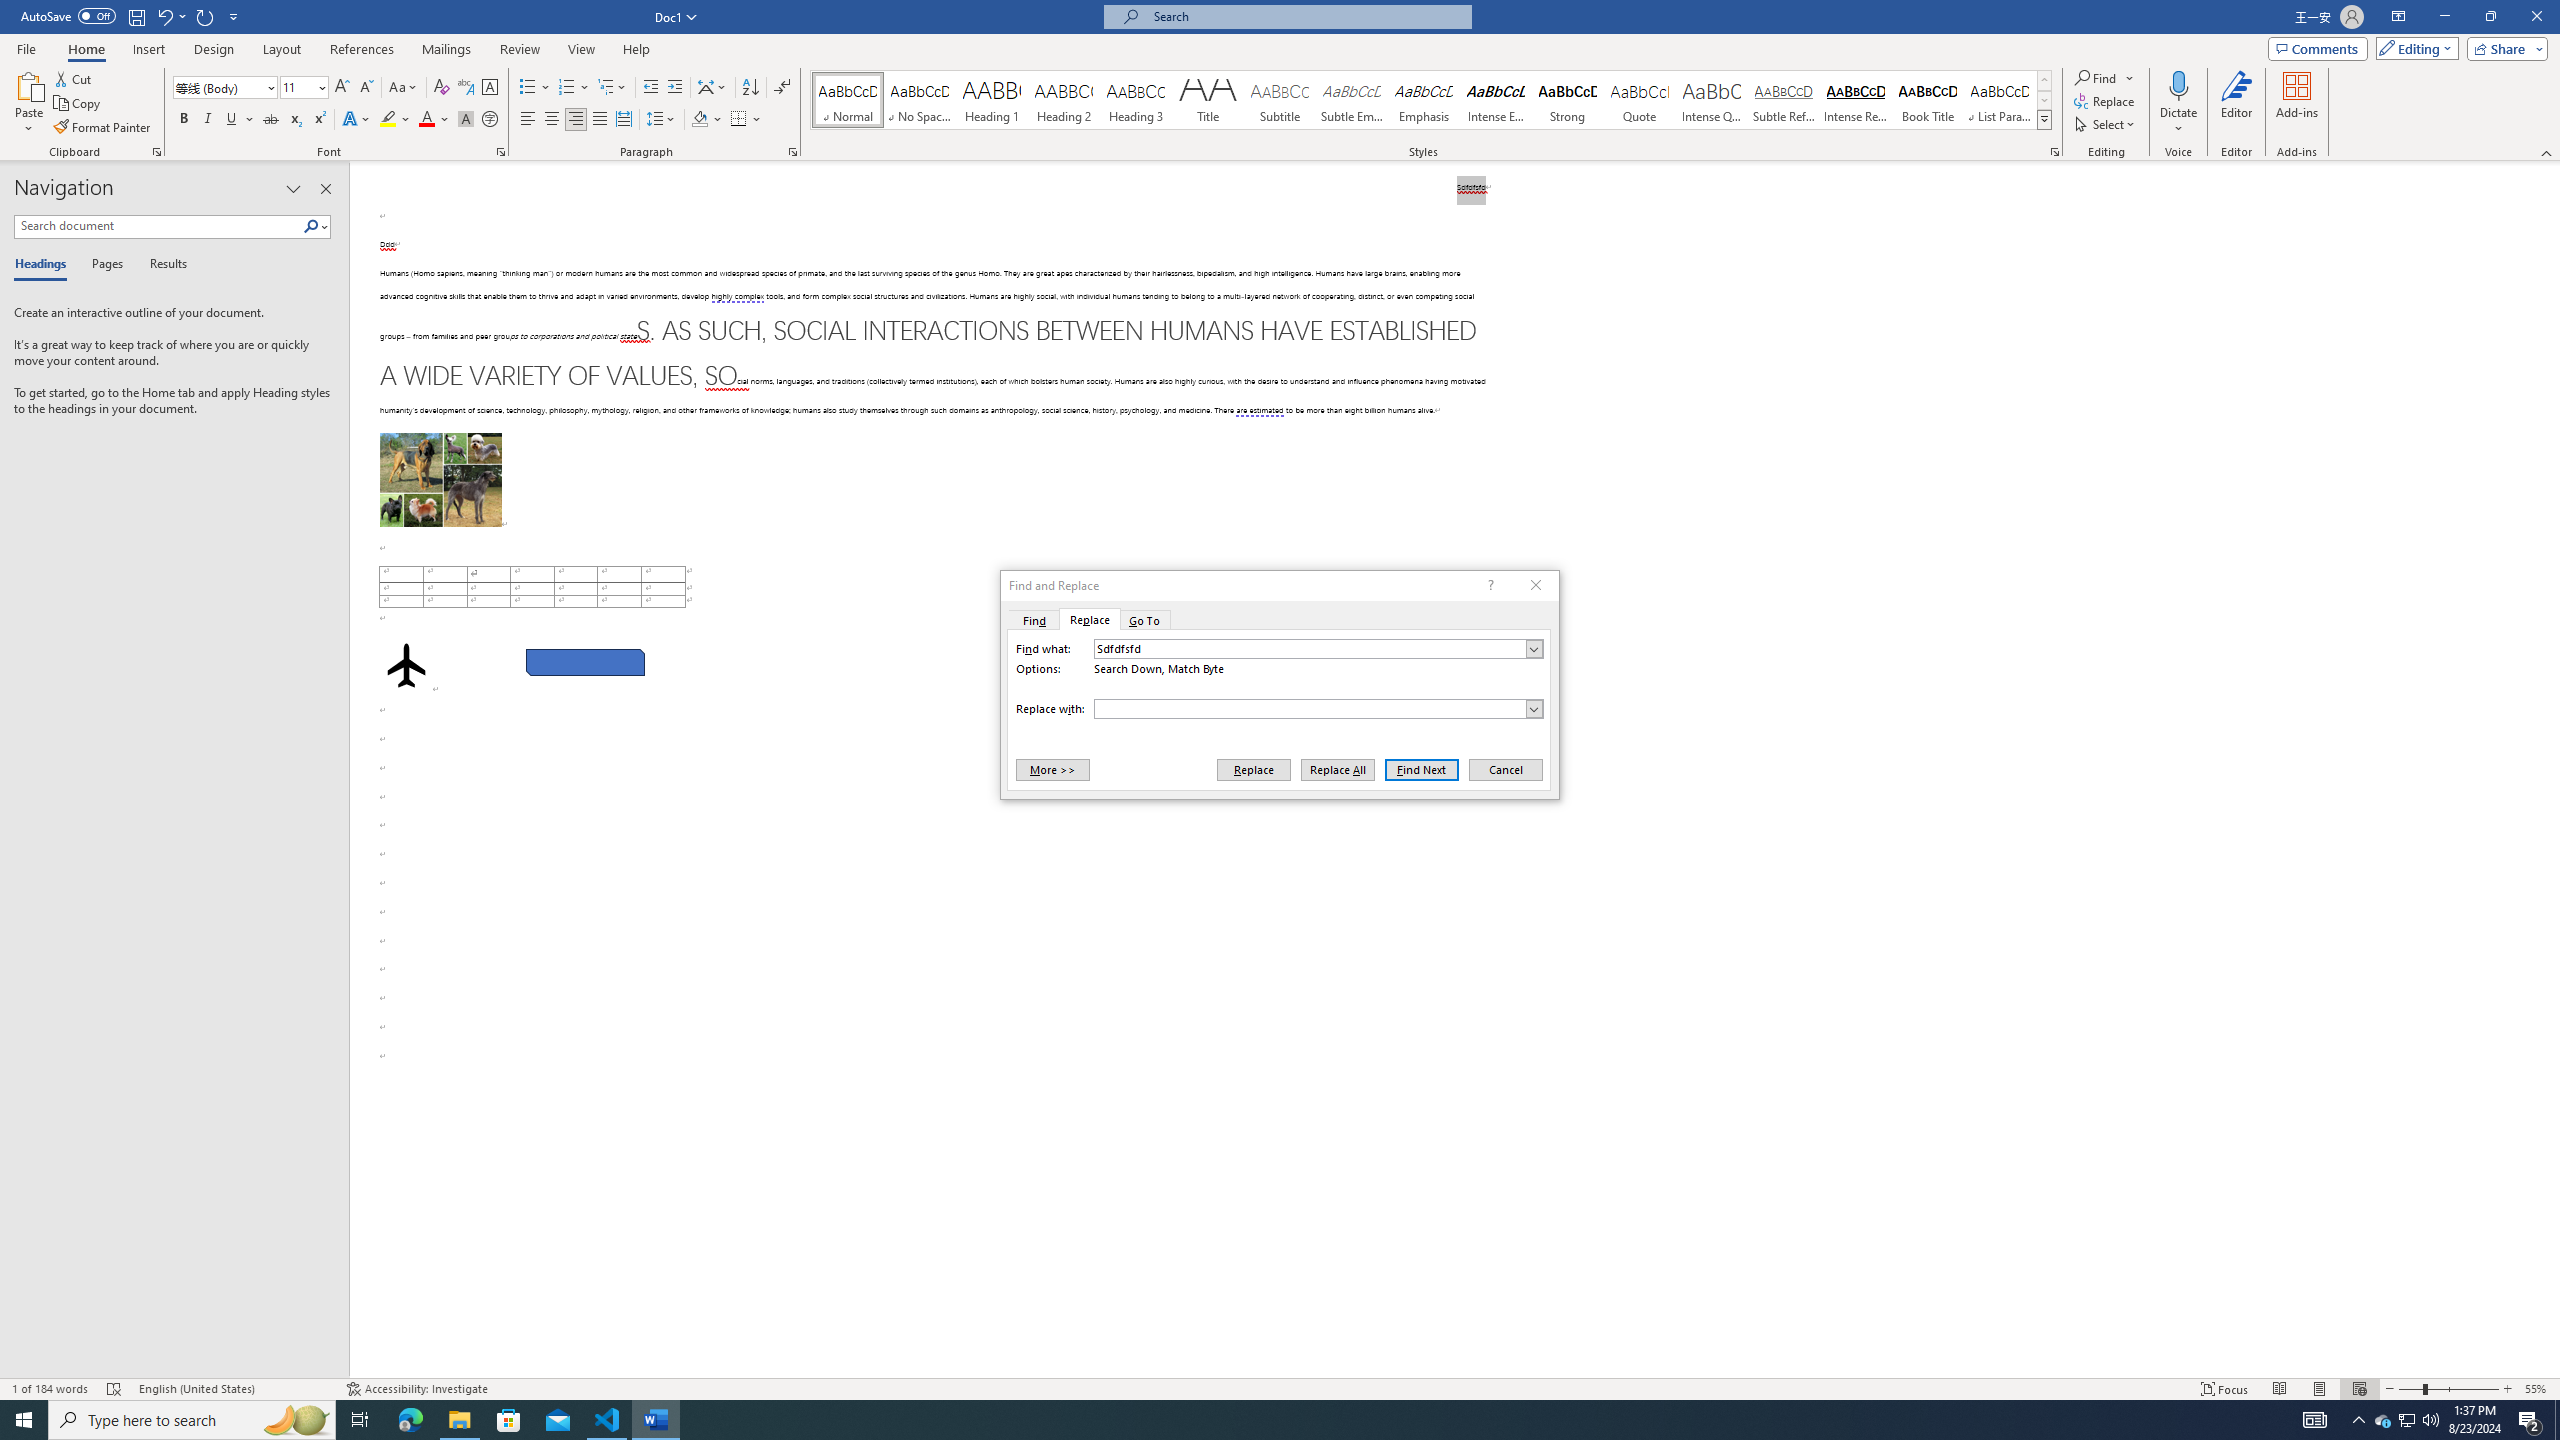  Describe the element at coordinates (102, 127) in the screenshot. I see `'Format Painter'` at that location.